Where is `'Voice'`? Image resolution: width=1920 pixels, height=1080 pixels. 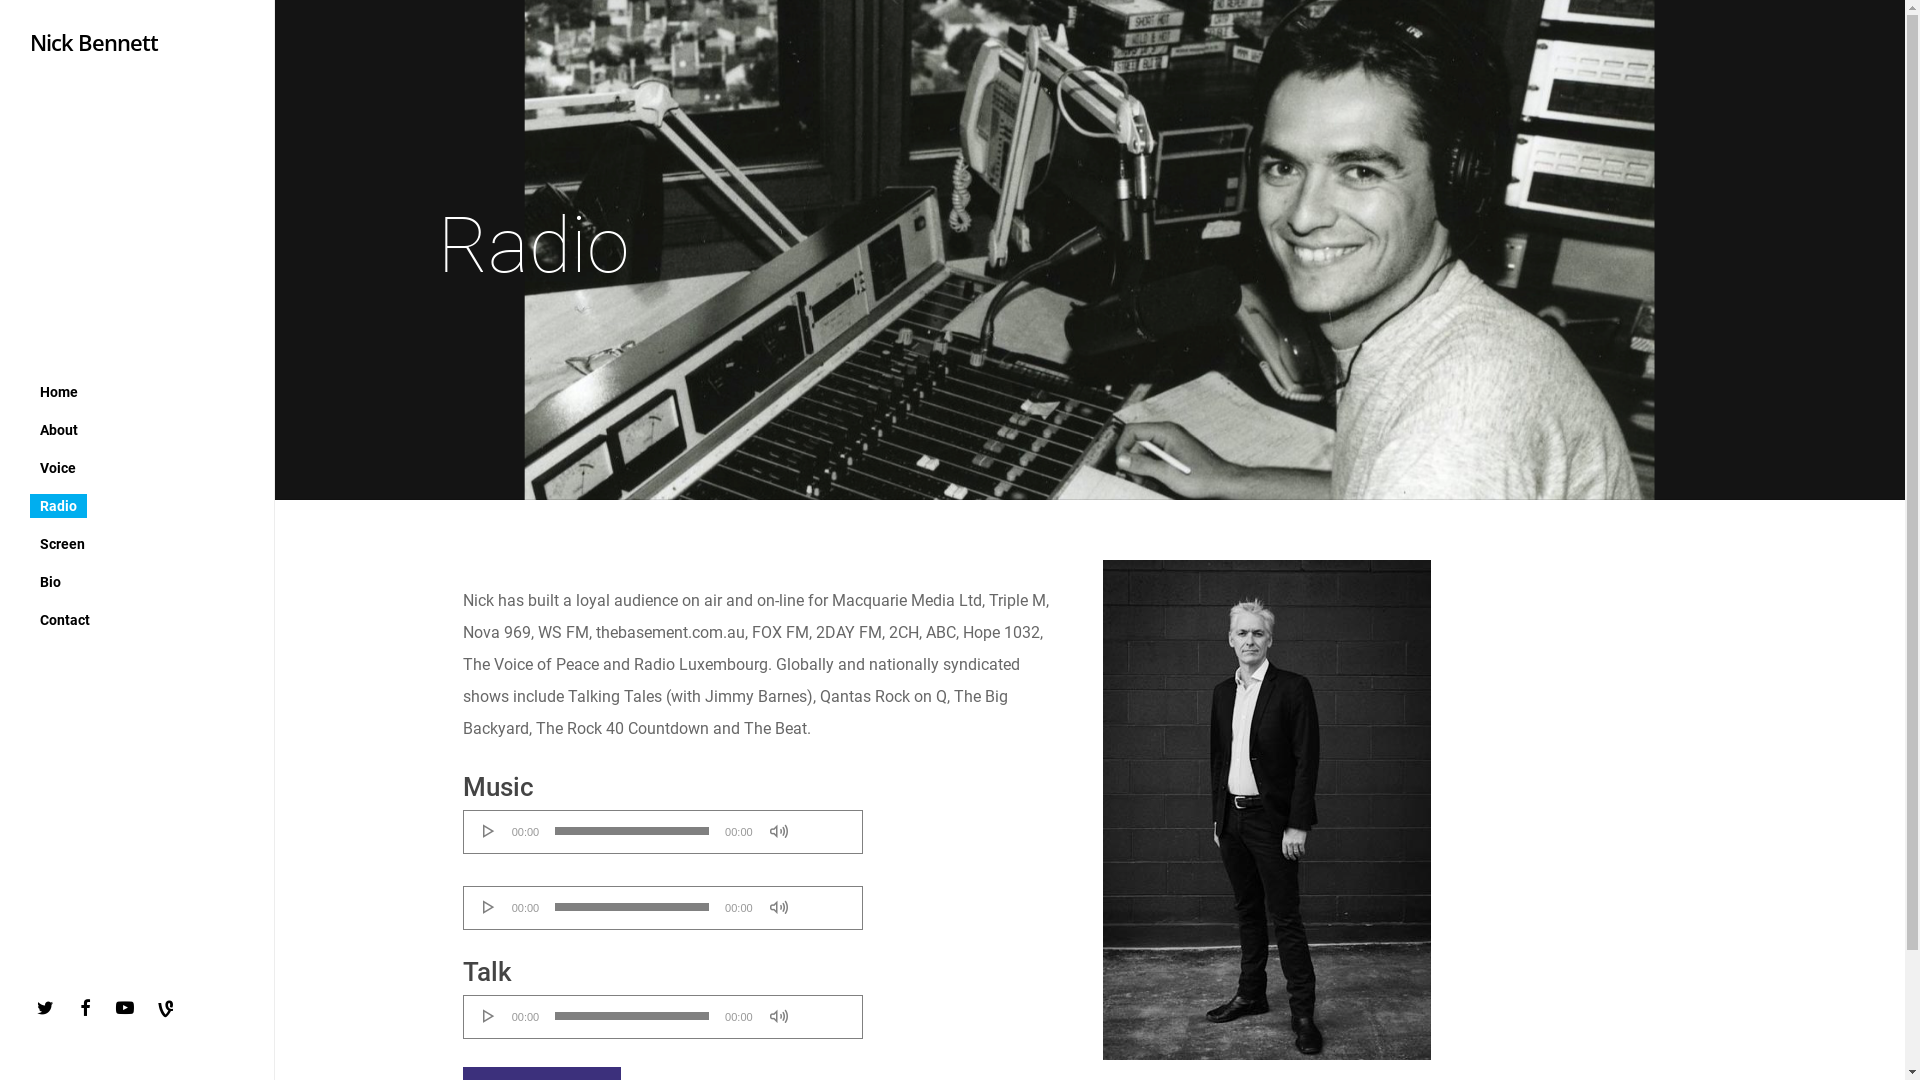
'Voice' is located at coordinates (57, 466).